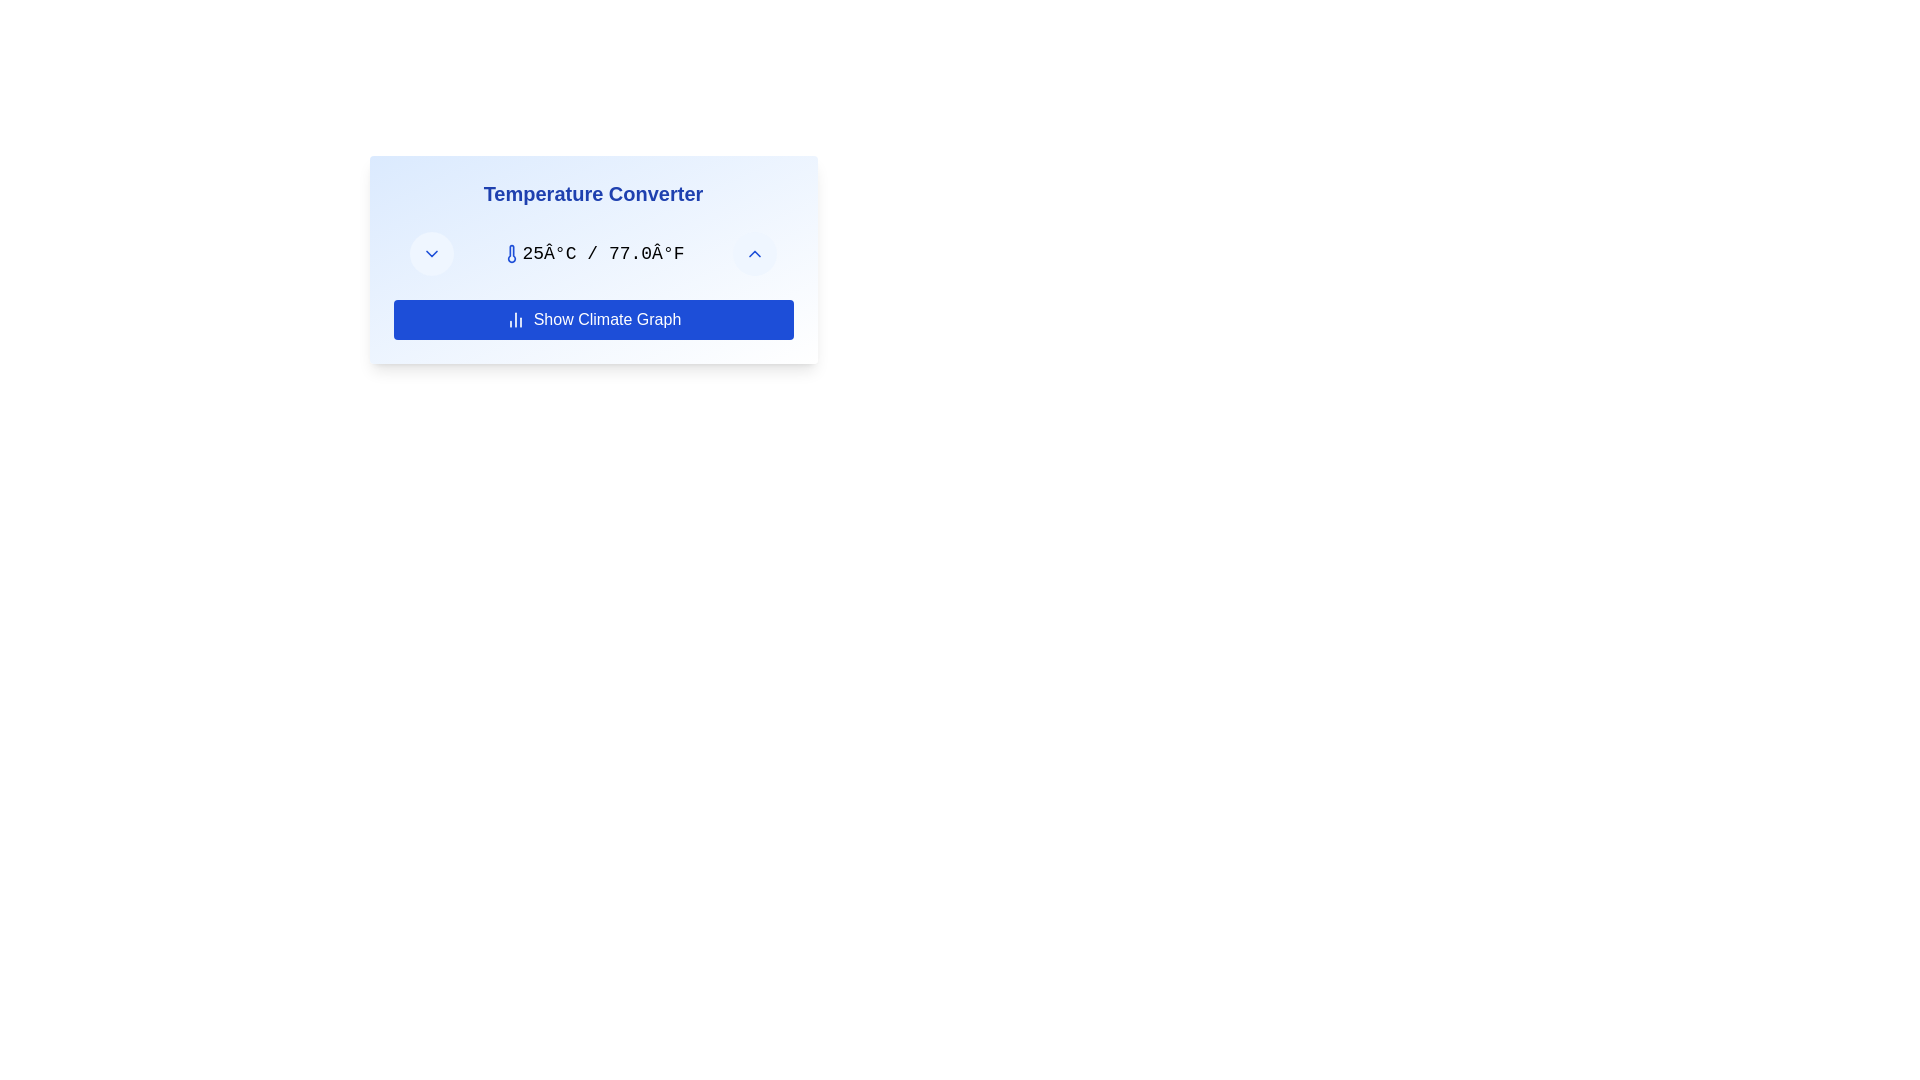 Image resolution: width=1920 pixels, height=1080 pixels. What do you see at coordinates (592, 319) in the screenshot?
I see `the blue rectangular button labeled 'Show Climate Graph' with a bar chart icon, located at the bottom of the 'Temperature Converter' card` at bounding box center [592, 319].